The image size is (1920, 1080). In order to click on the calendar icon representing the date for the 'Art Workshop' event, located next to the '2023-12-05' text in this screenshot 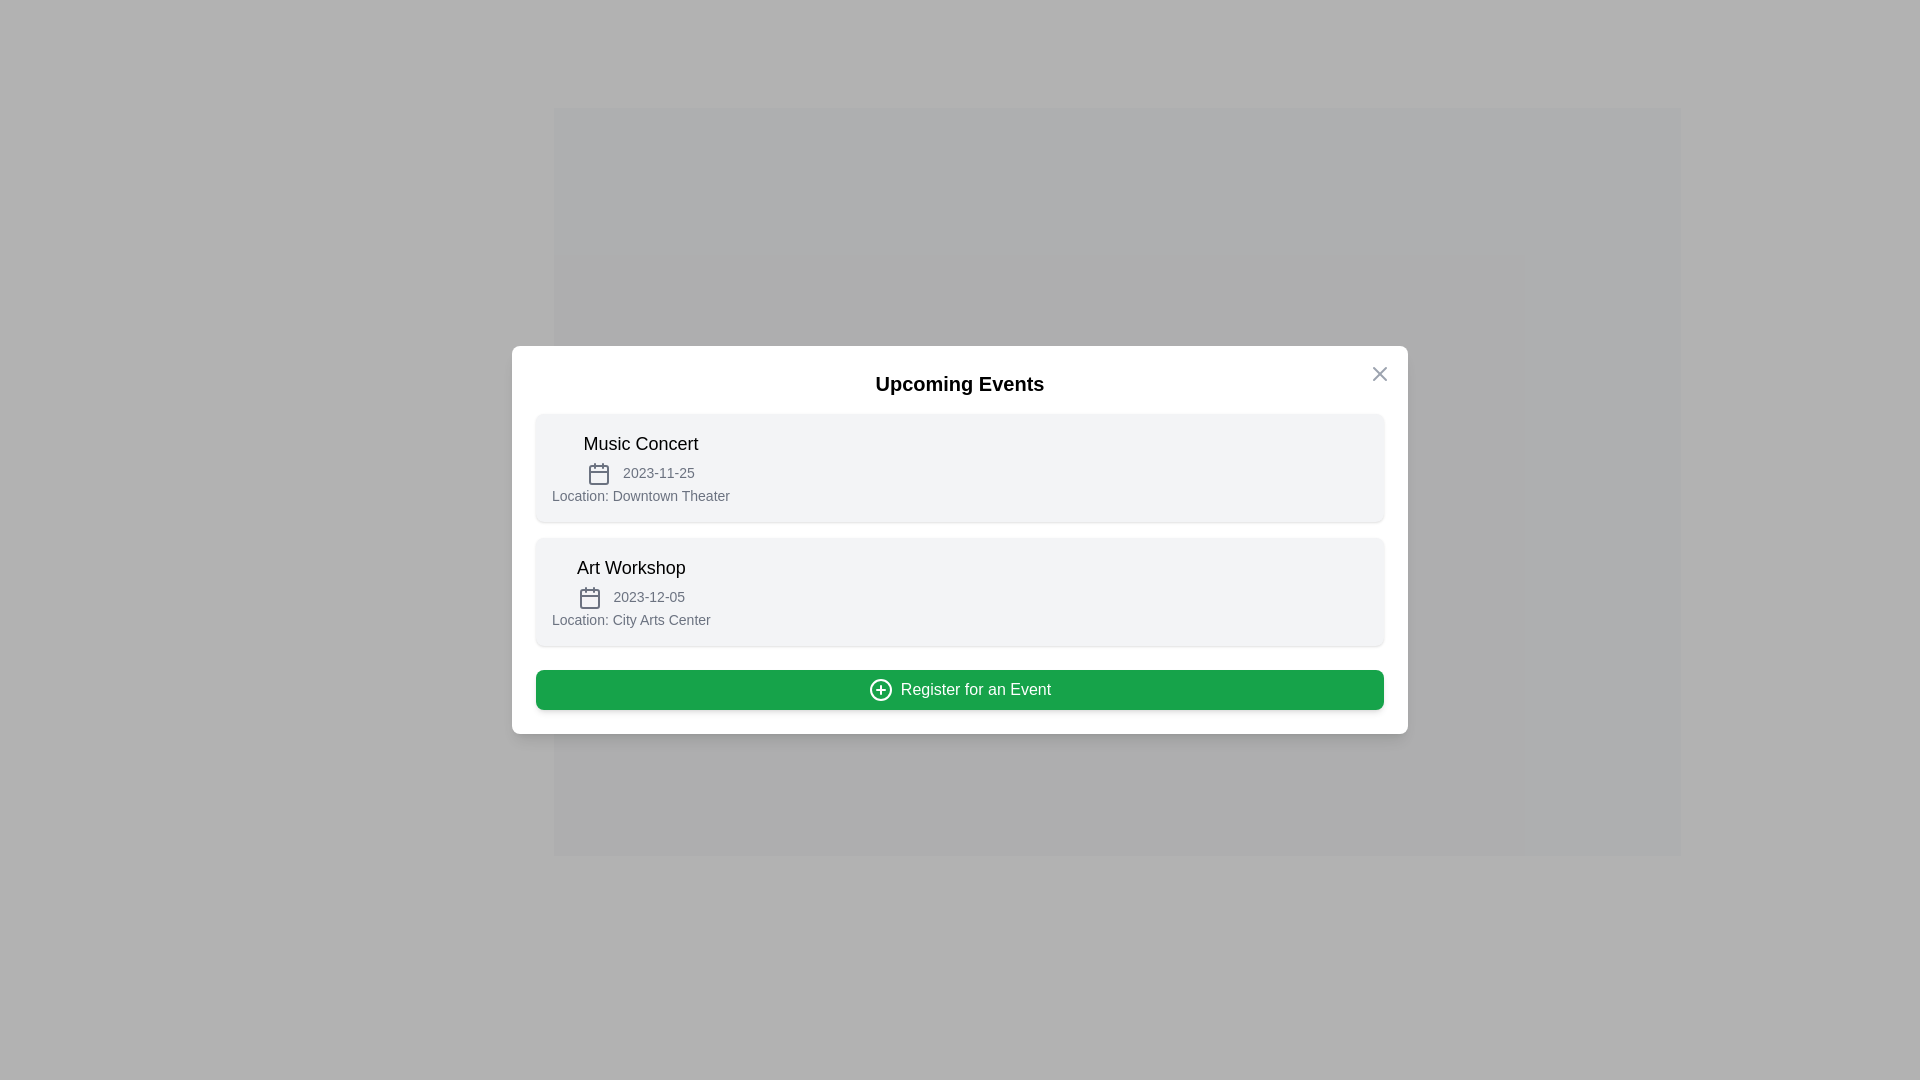, I will do `click(588, 597)`.